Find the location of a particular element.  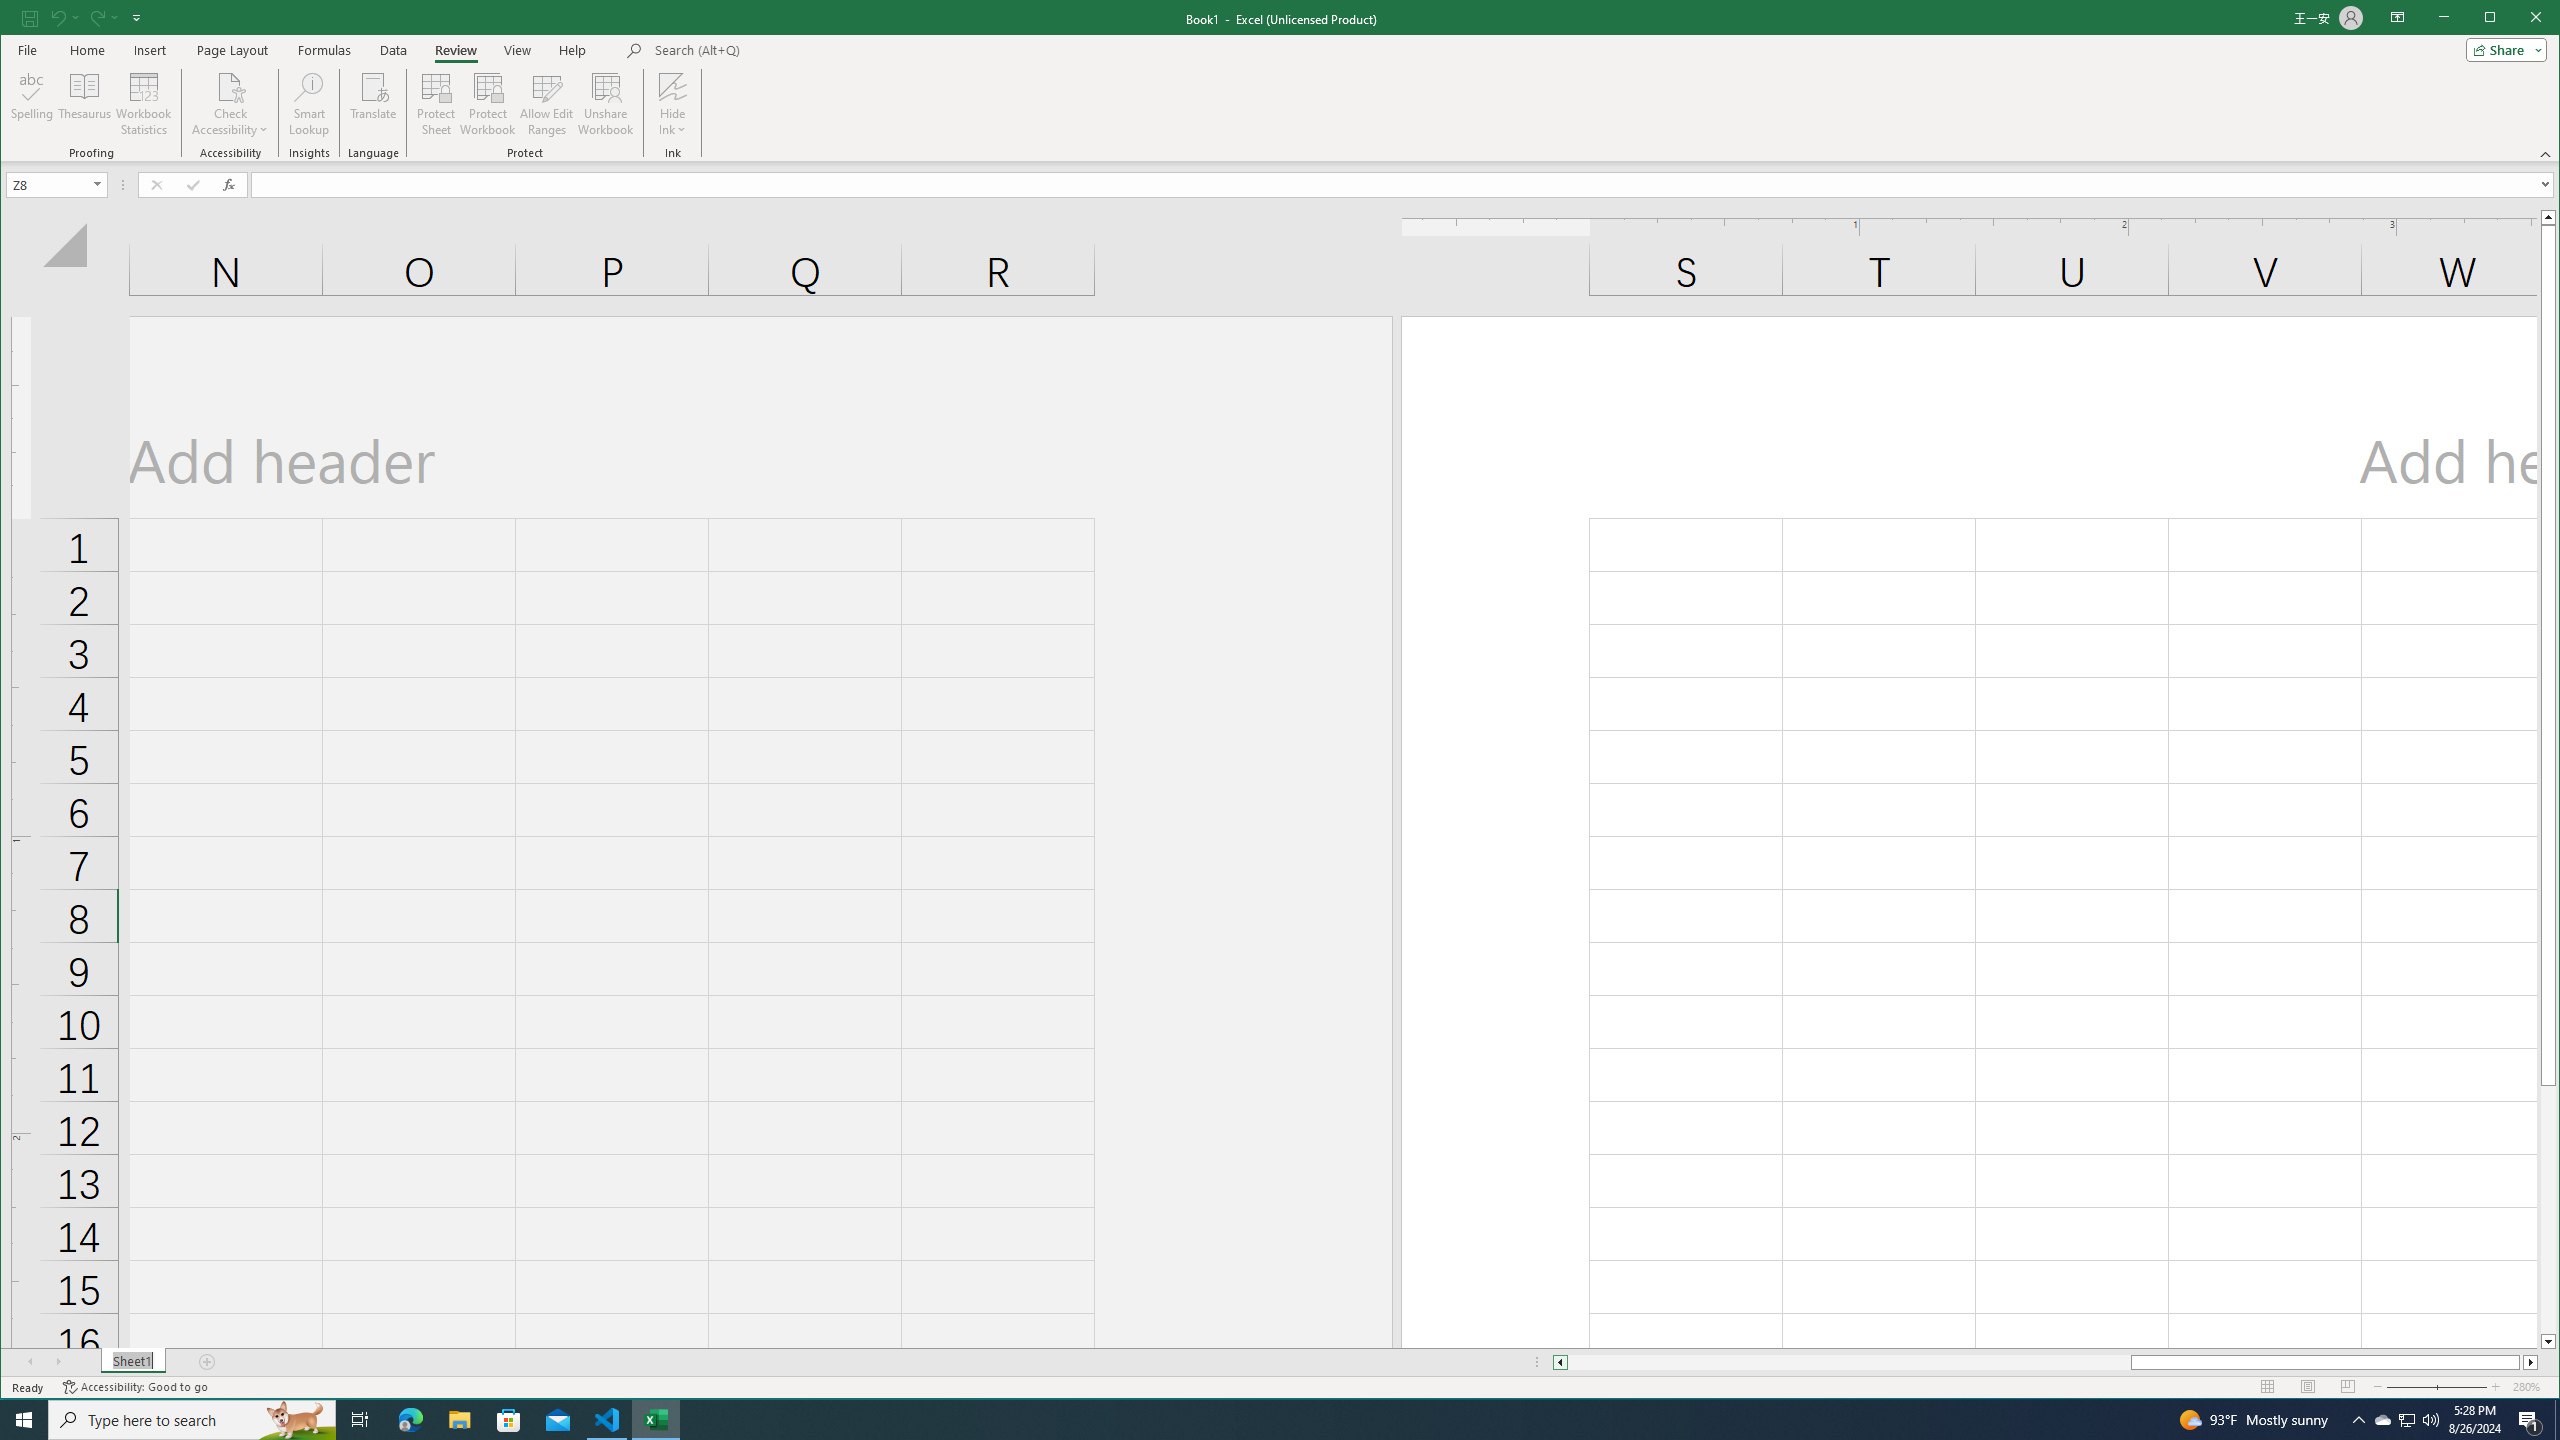

'User Promoted Notification Area' is located at coordinates (2406, 1418).